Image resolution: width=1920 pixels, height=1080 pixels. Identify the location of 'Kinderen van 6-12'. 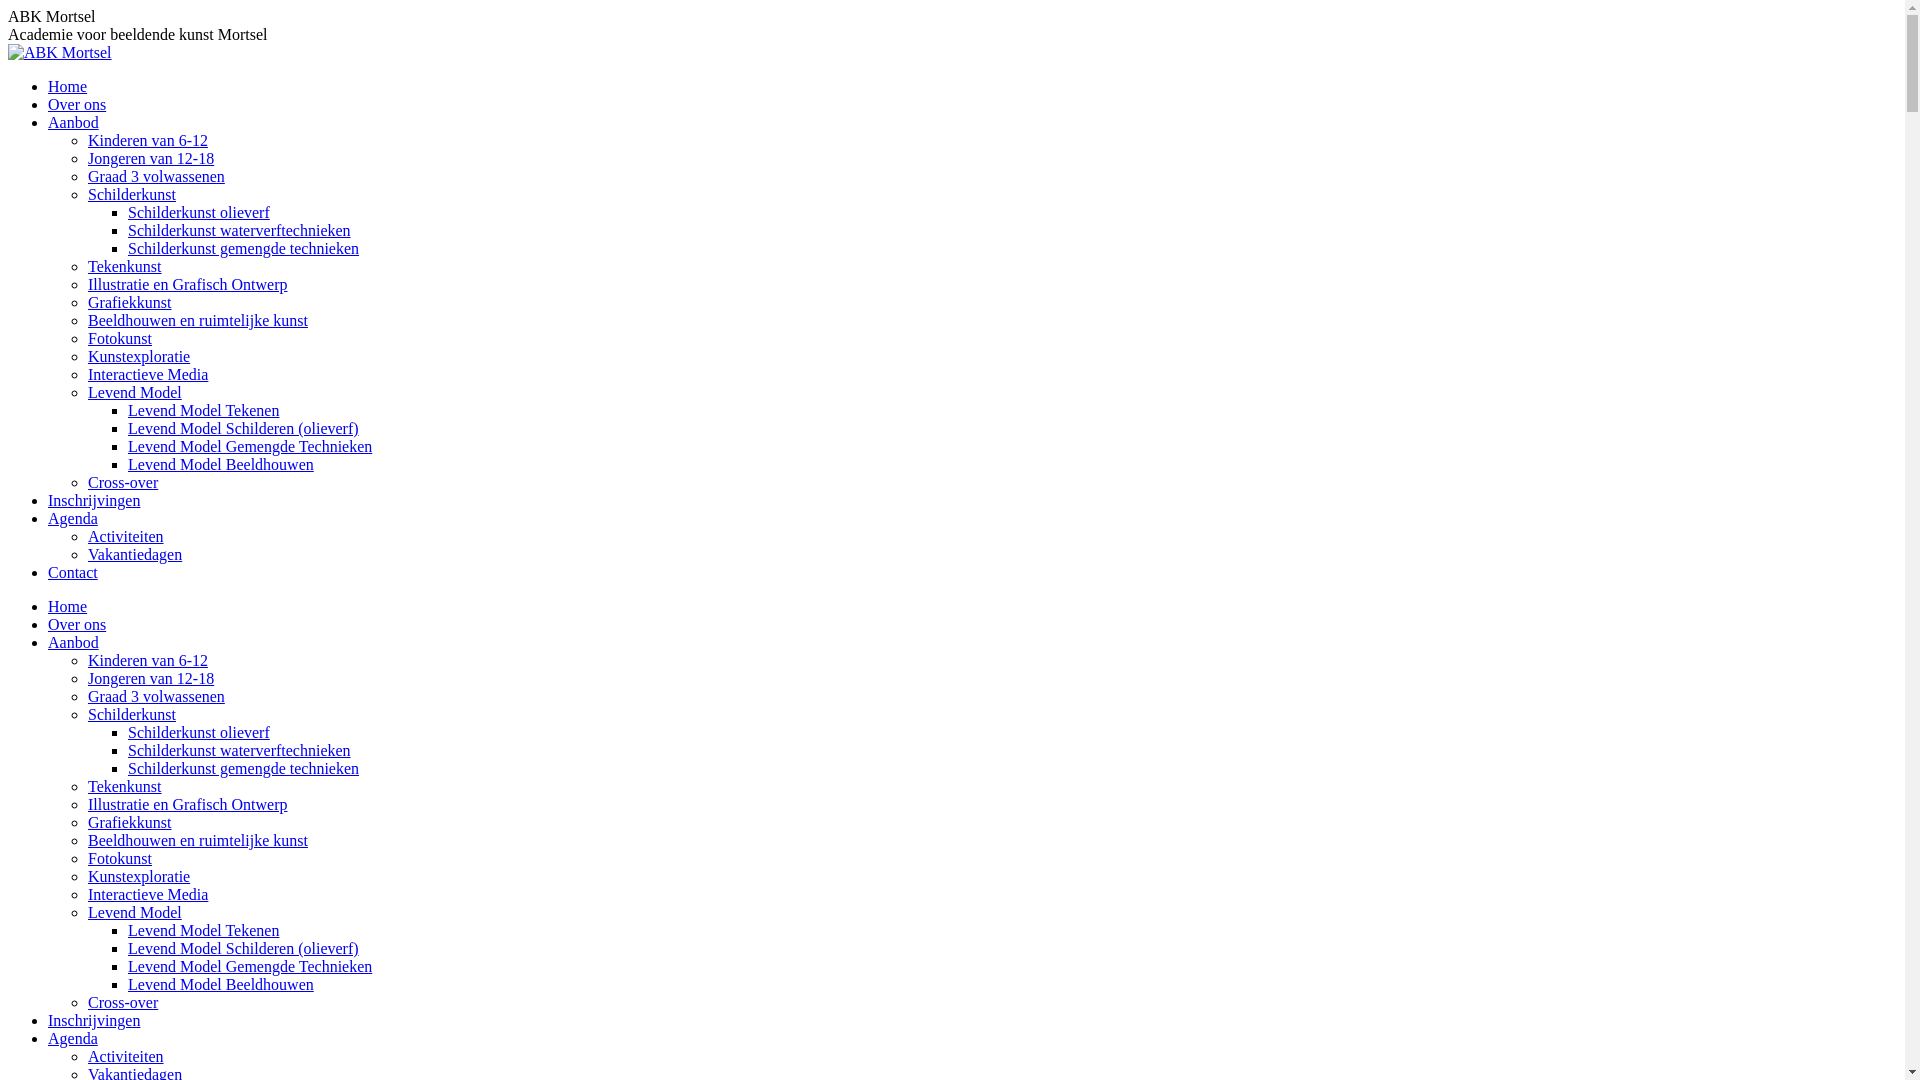
(86, 139).